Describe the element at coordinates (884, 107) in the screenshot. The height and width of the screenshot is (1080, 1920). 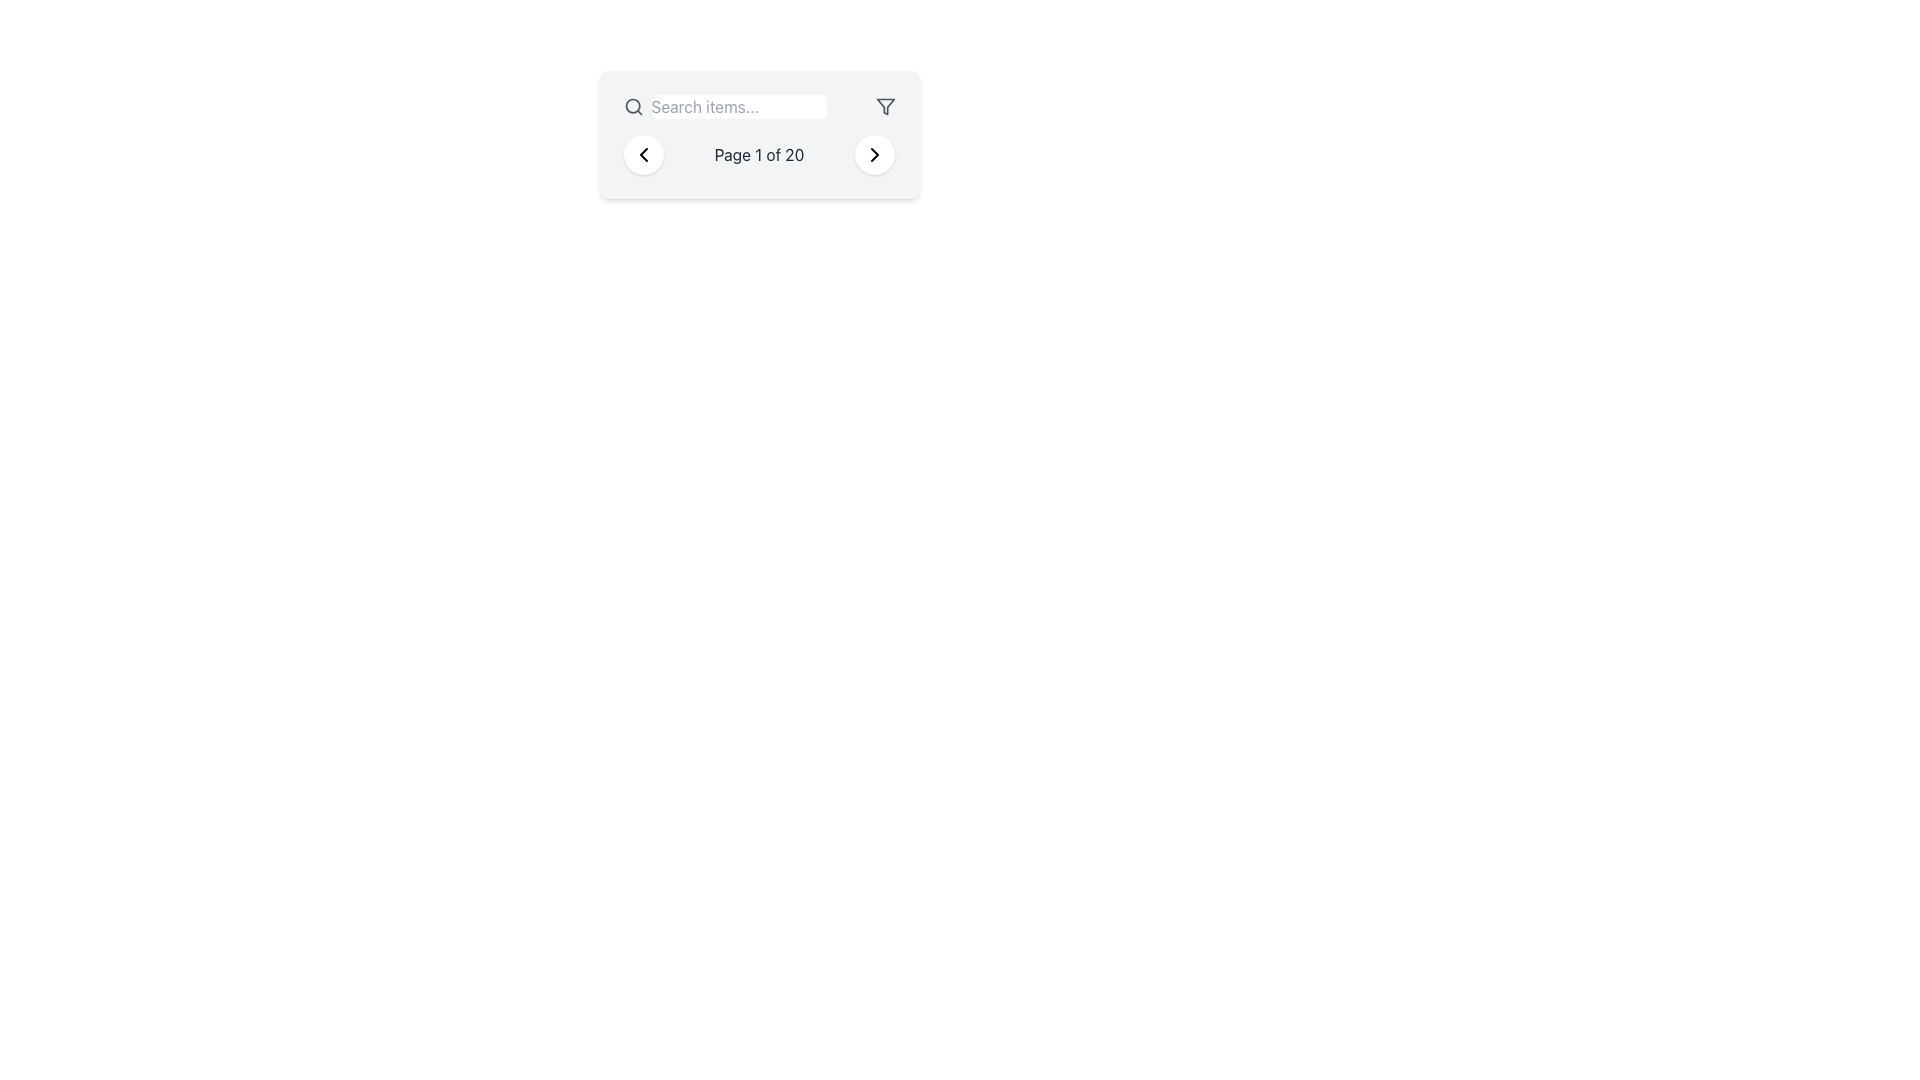
I see `the filter icon, which is a small funnel icon located to the right of the search input field` at that location.